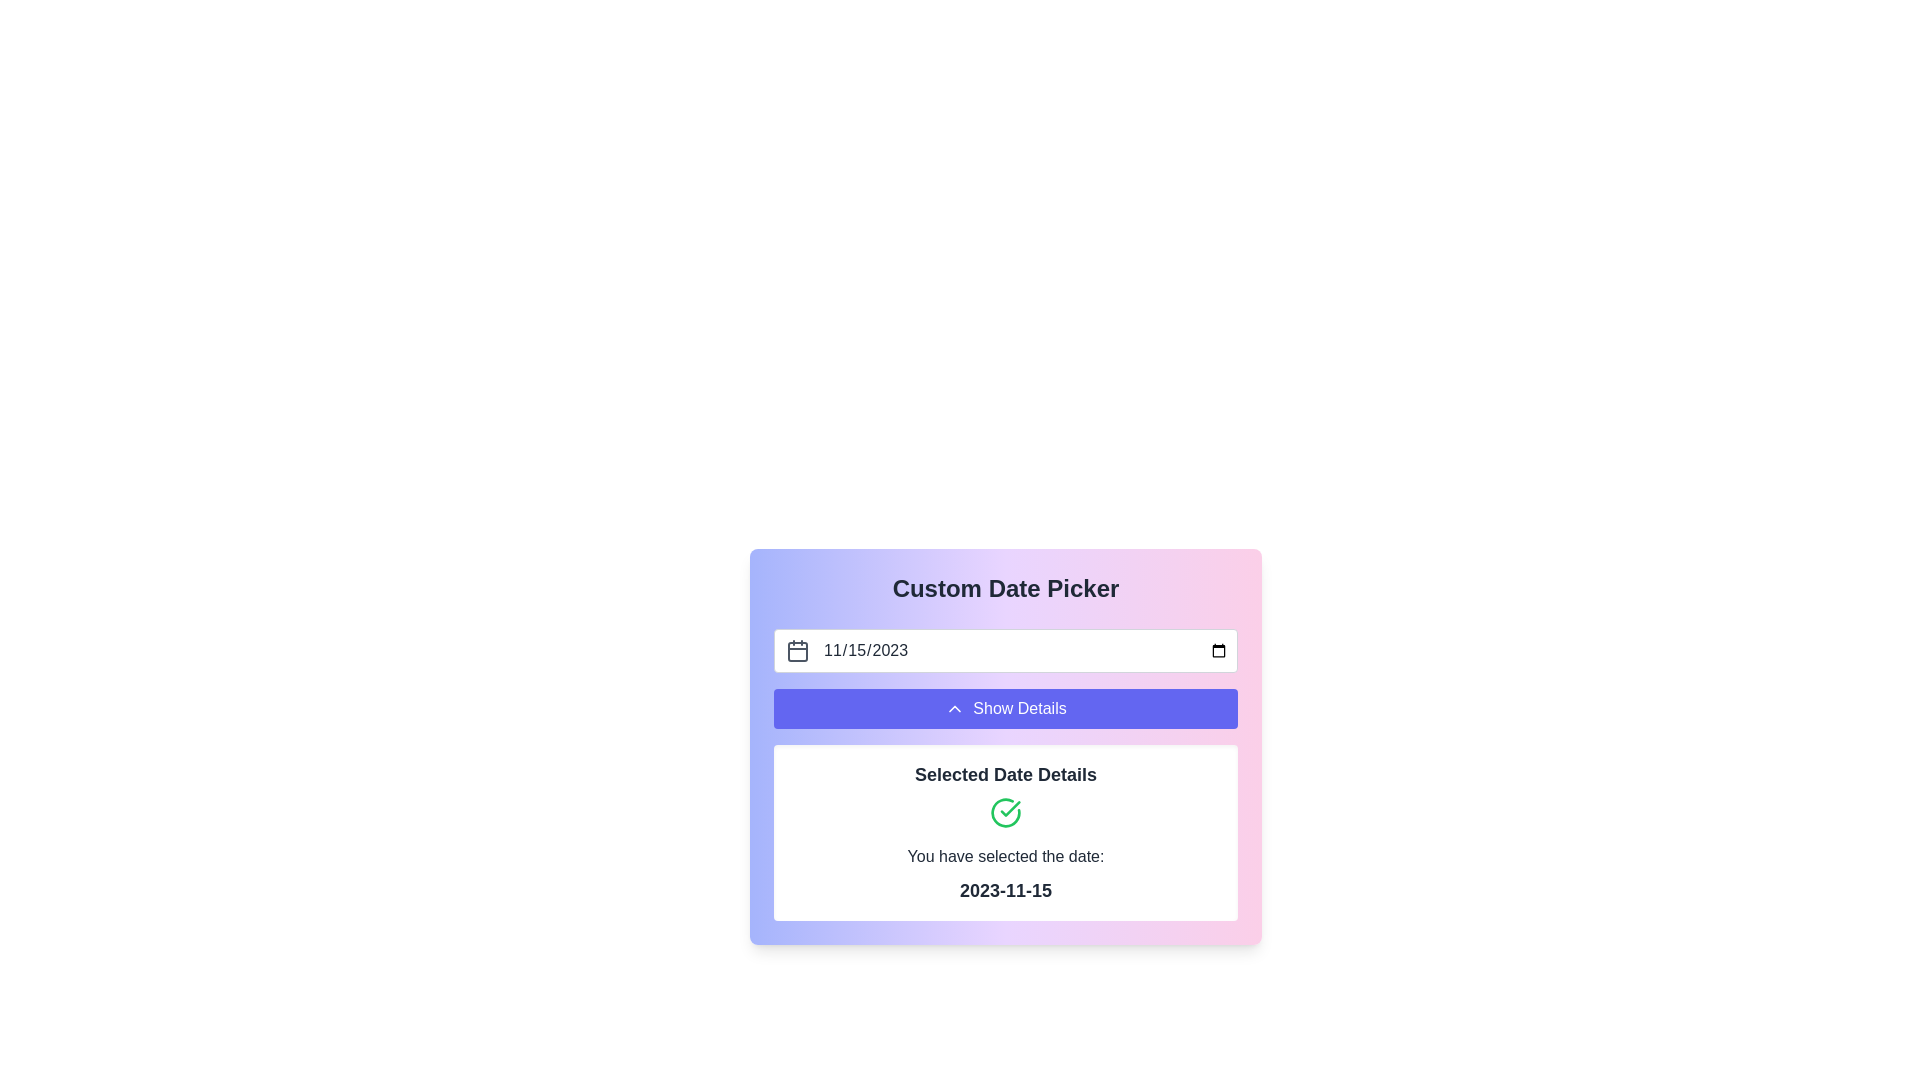 This screenshot has width=1920, height=1080. What do you see at coordinates (1006, 708) in the screenshot?
I see `the toggle button in the 'Custom Date Picker' panel` at bounding box center [1006, 708].